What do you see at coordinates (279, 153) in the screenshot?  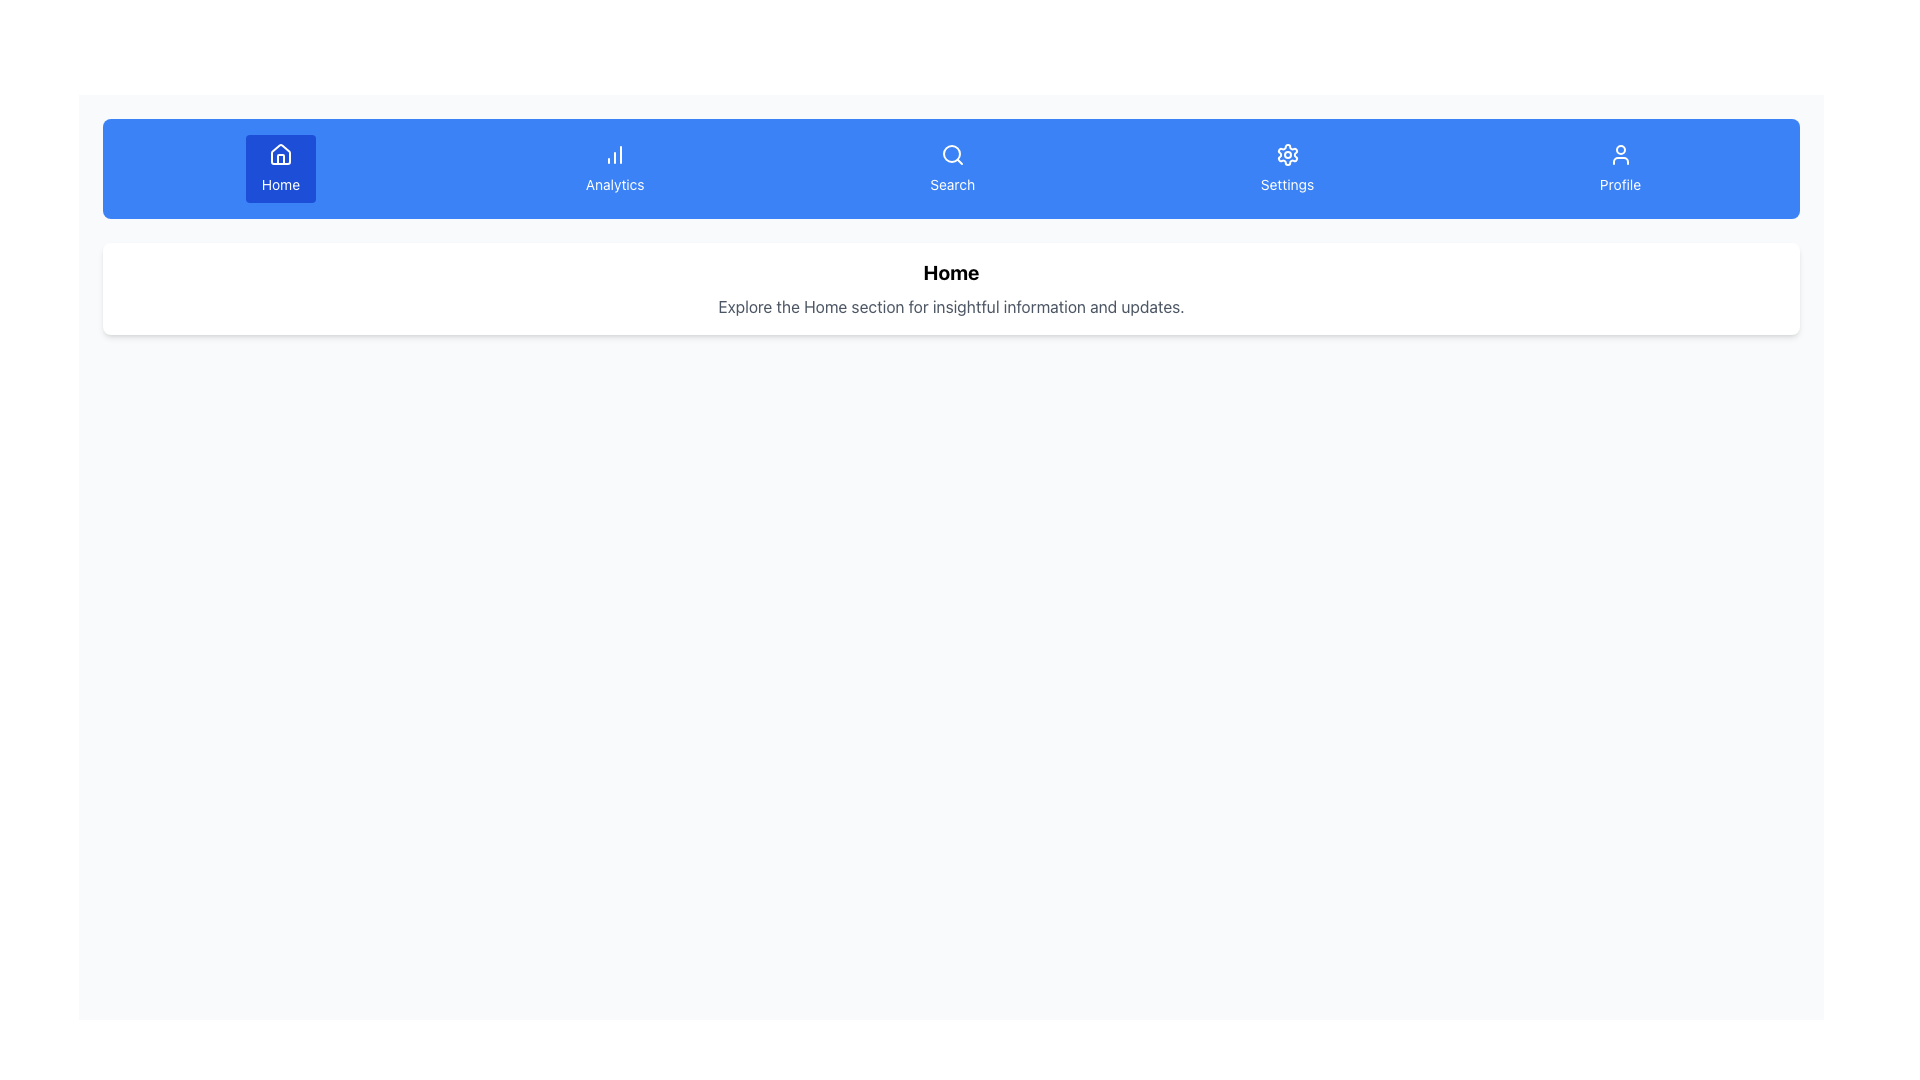 I see `the house icon located inside the blue rectangular button labeled 'Home'` at bounding box center [279, 153].